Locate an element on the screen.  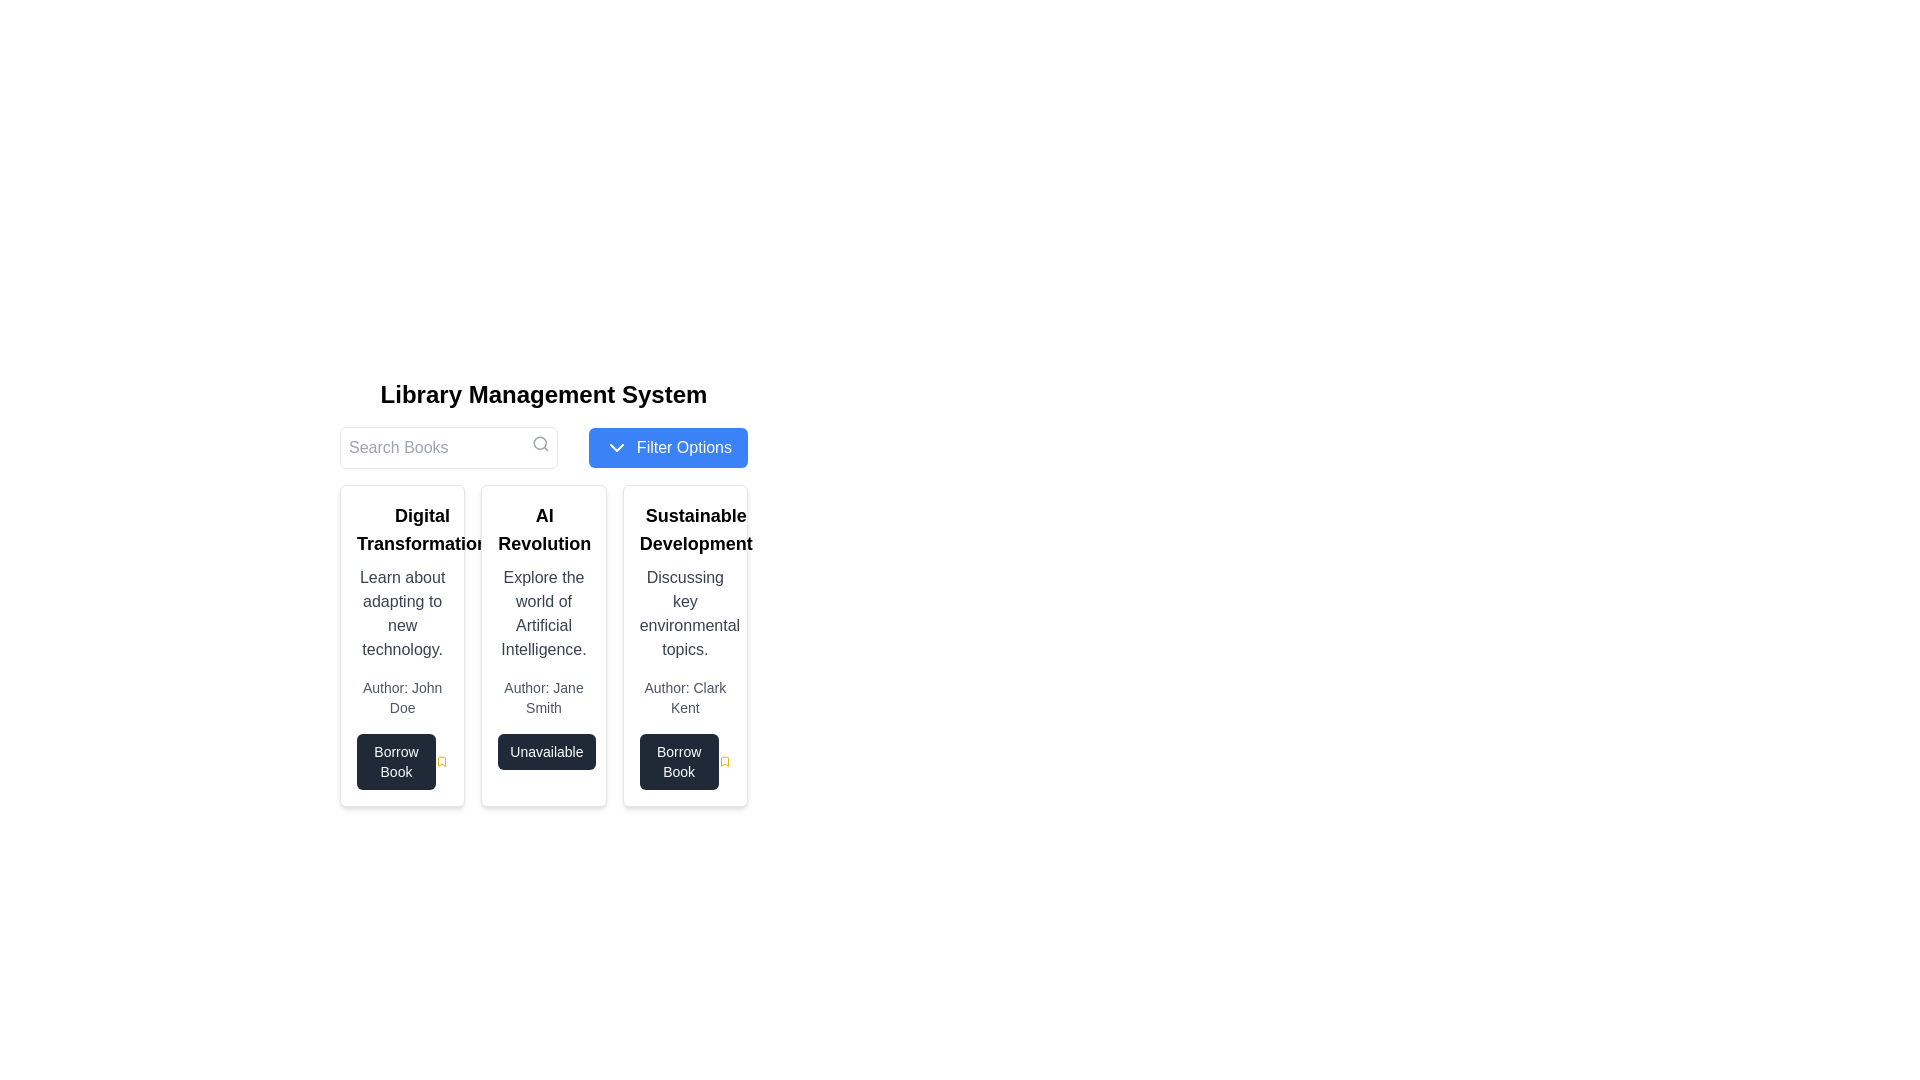
the text label displaying 'Author: John Doe' which is located beneath the description of the 'Digital Transformation' book and above the 'Borrow Book' button is located at coordinates (401, 697).